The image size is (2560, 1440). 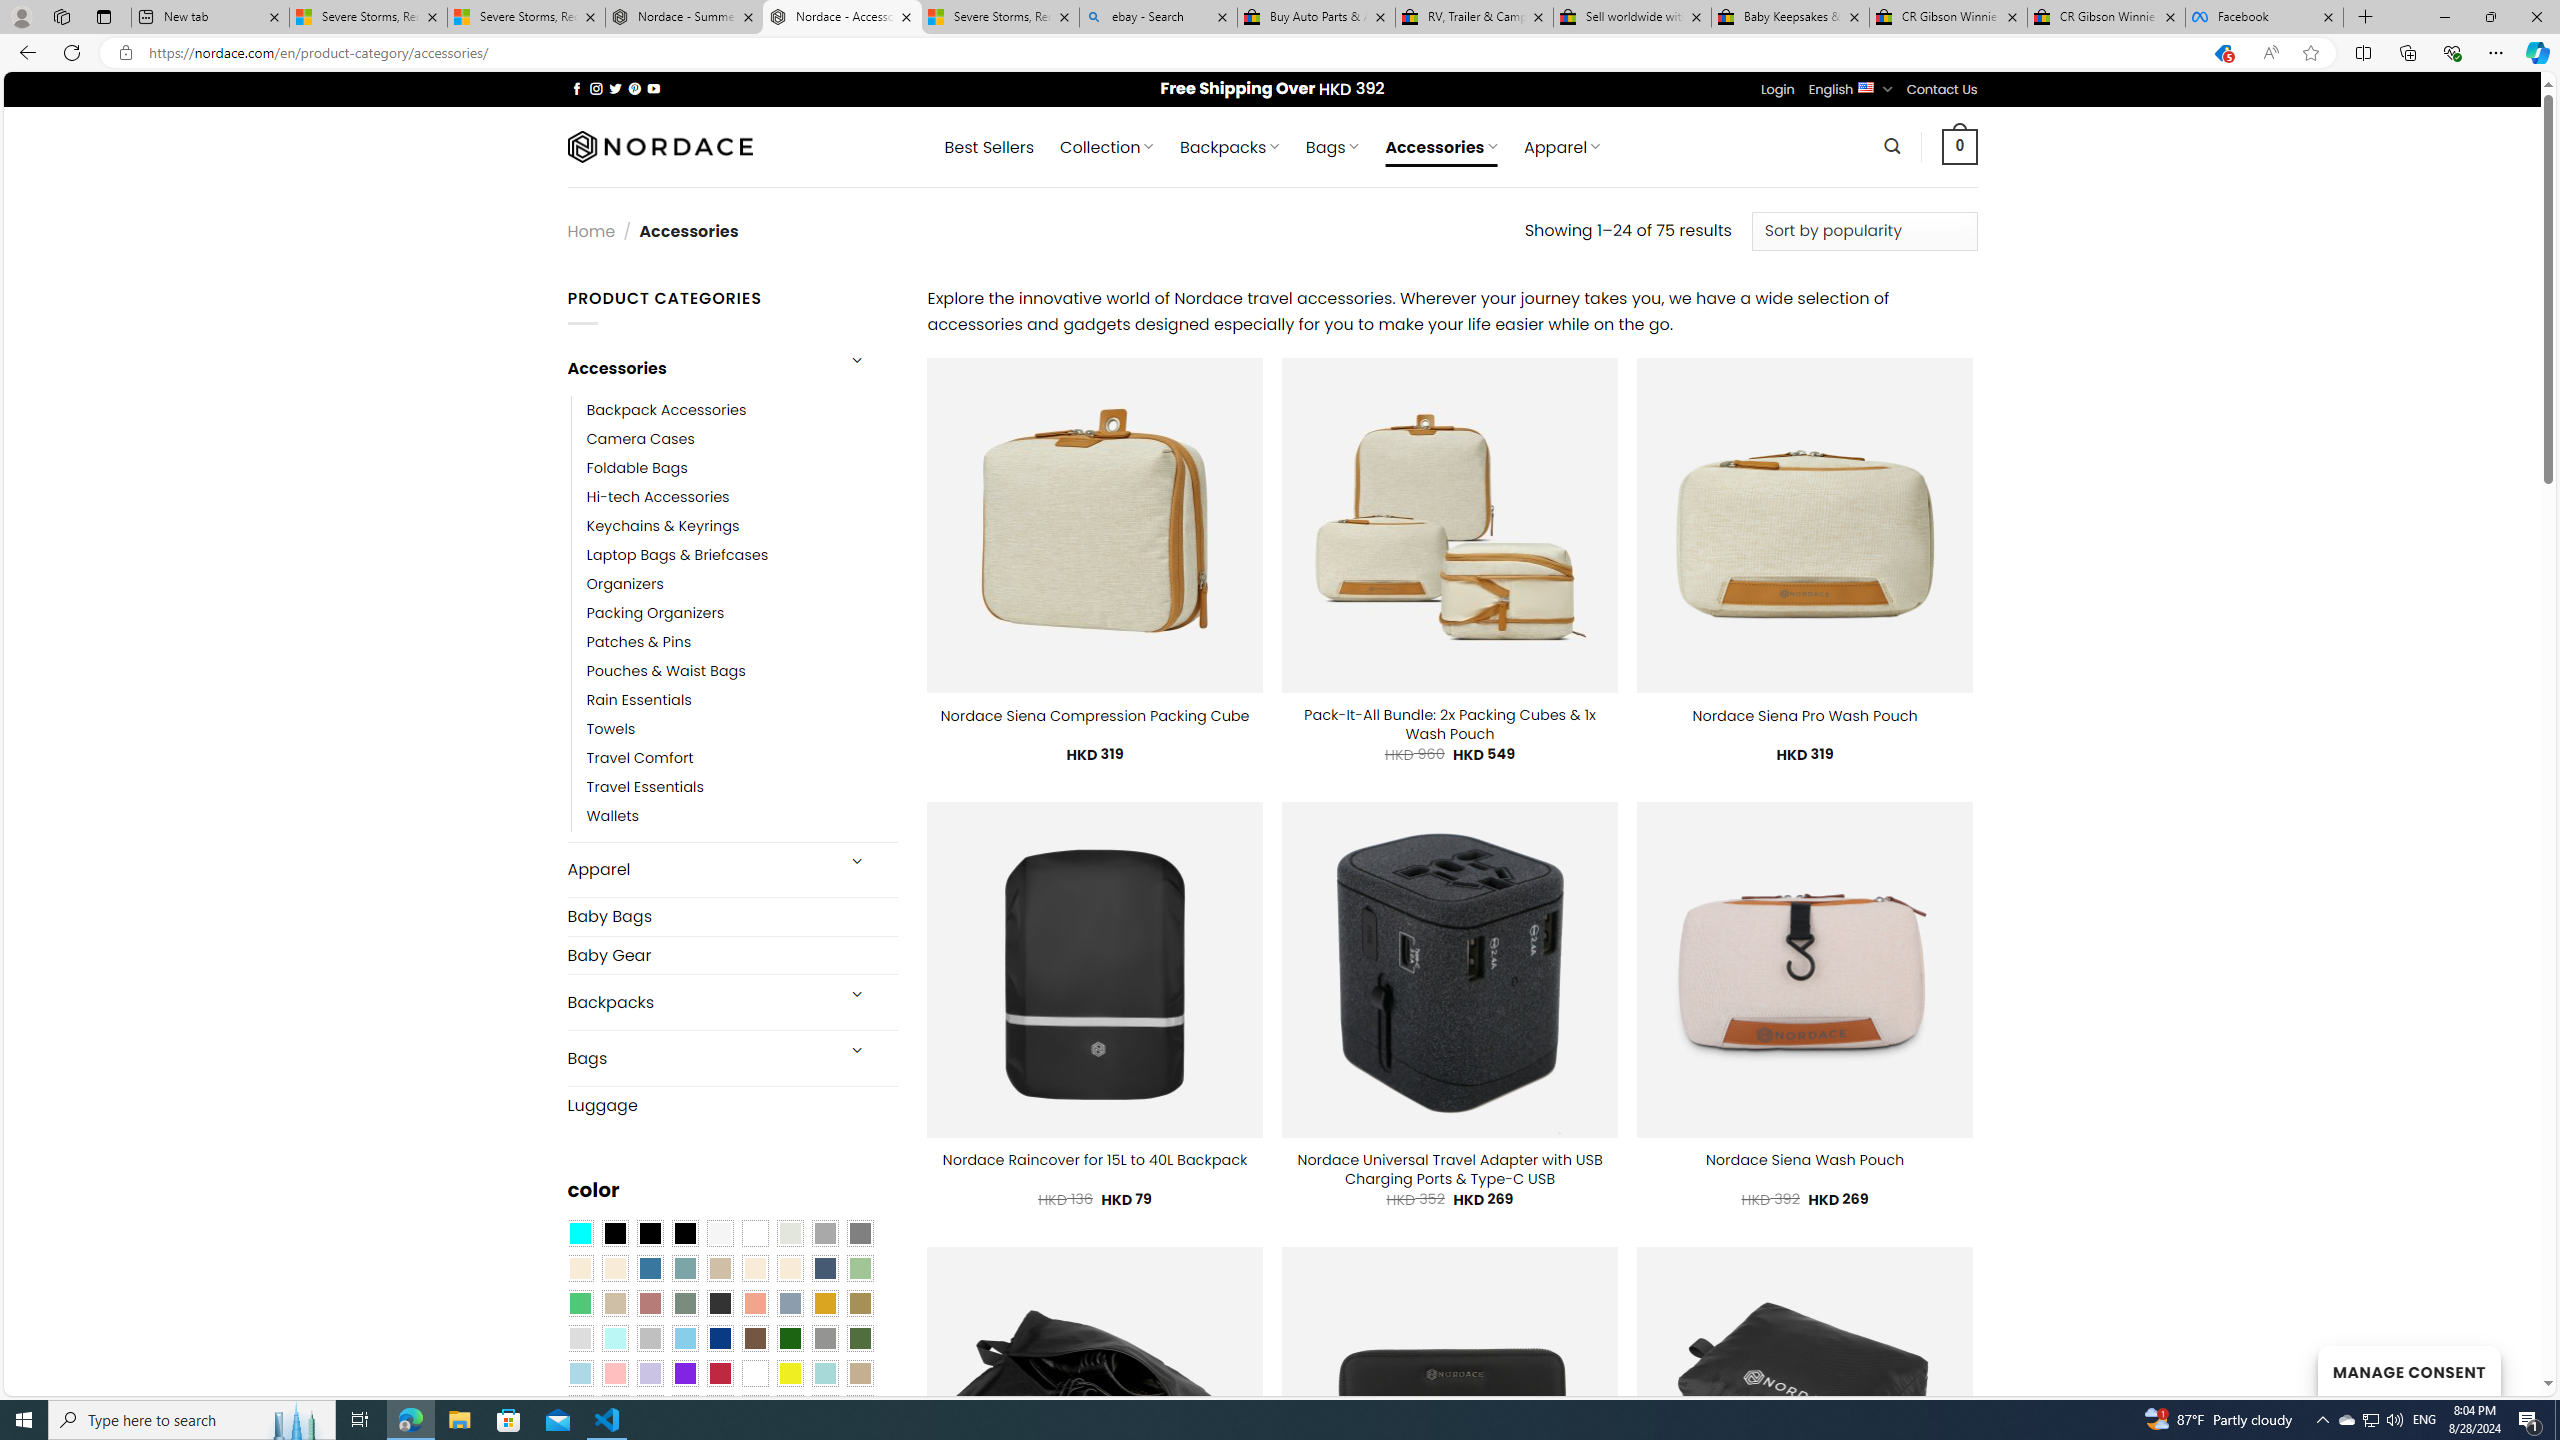 I want to click on 'Browser essentials', so click(x=2451, y=51).